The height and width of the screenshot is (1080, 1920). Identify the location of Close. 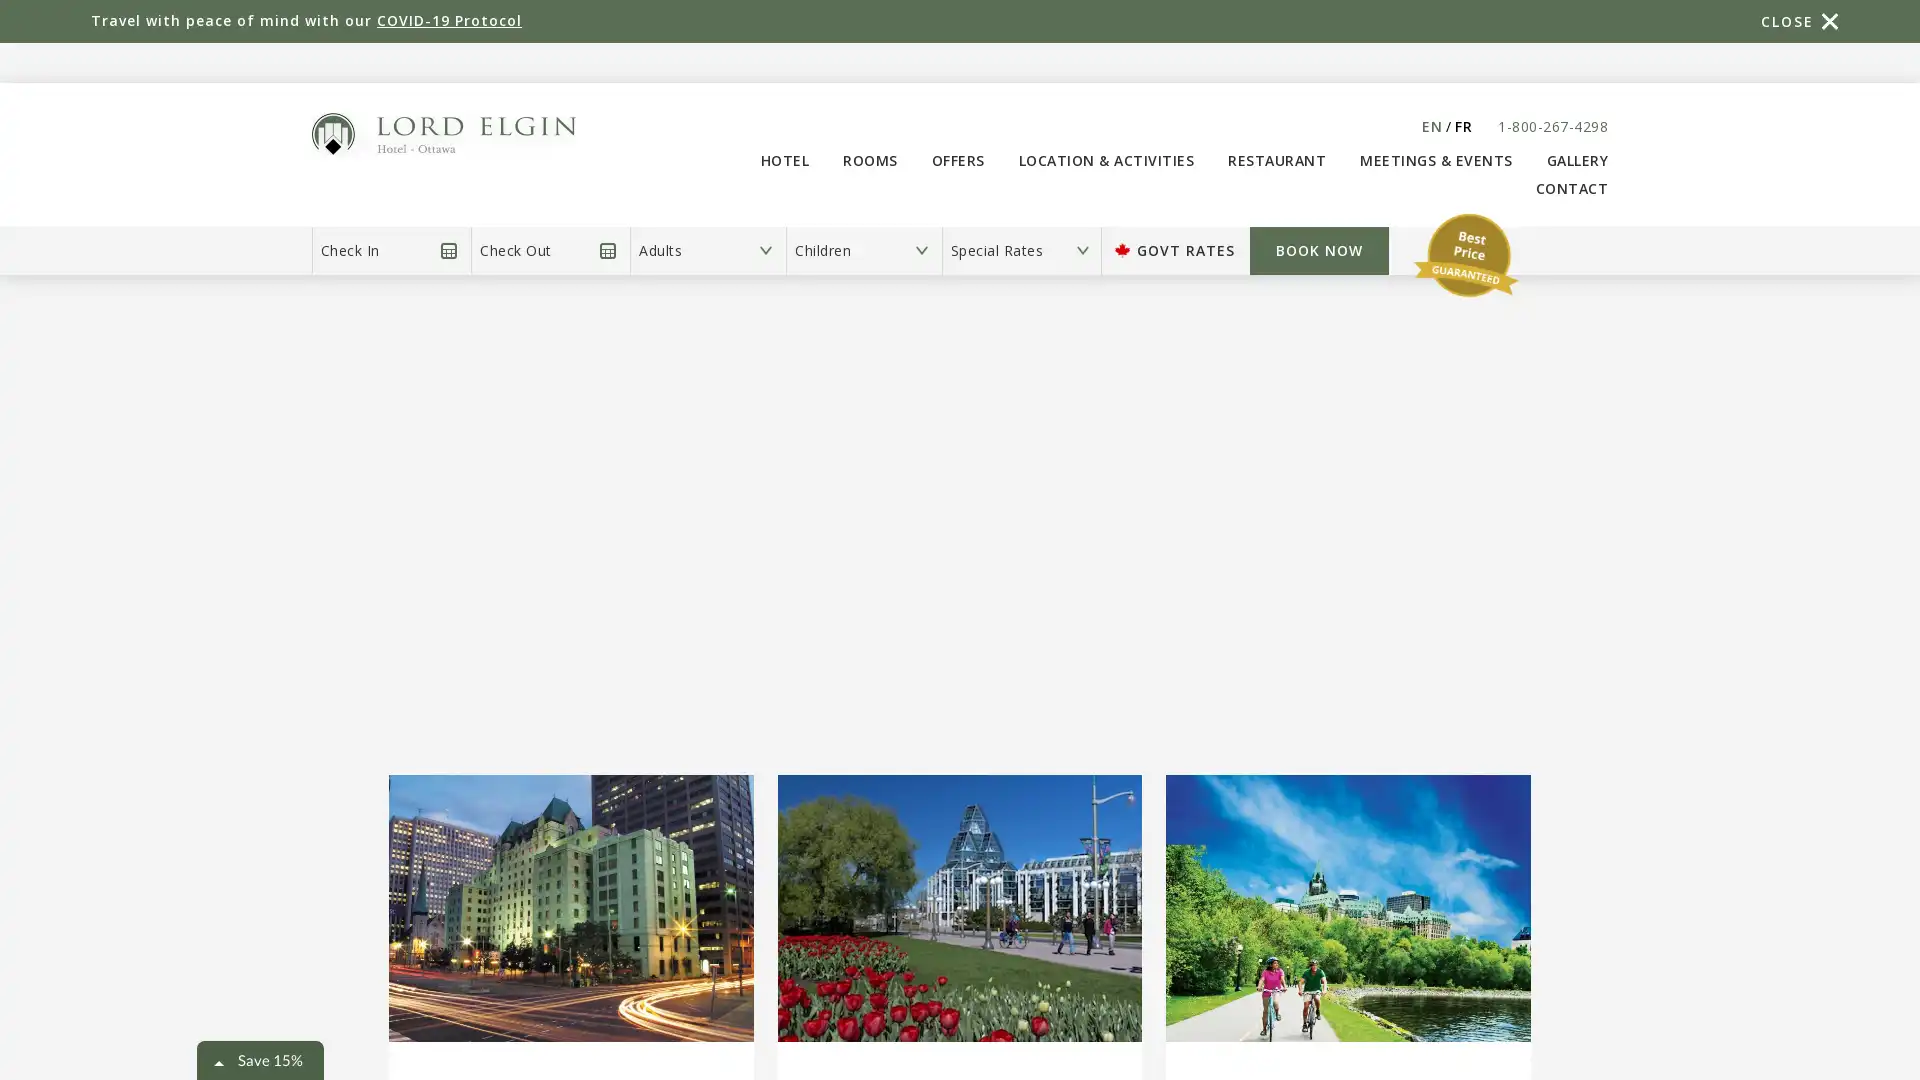
(1181, 142).